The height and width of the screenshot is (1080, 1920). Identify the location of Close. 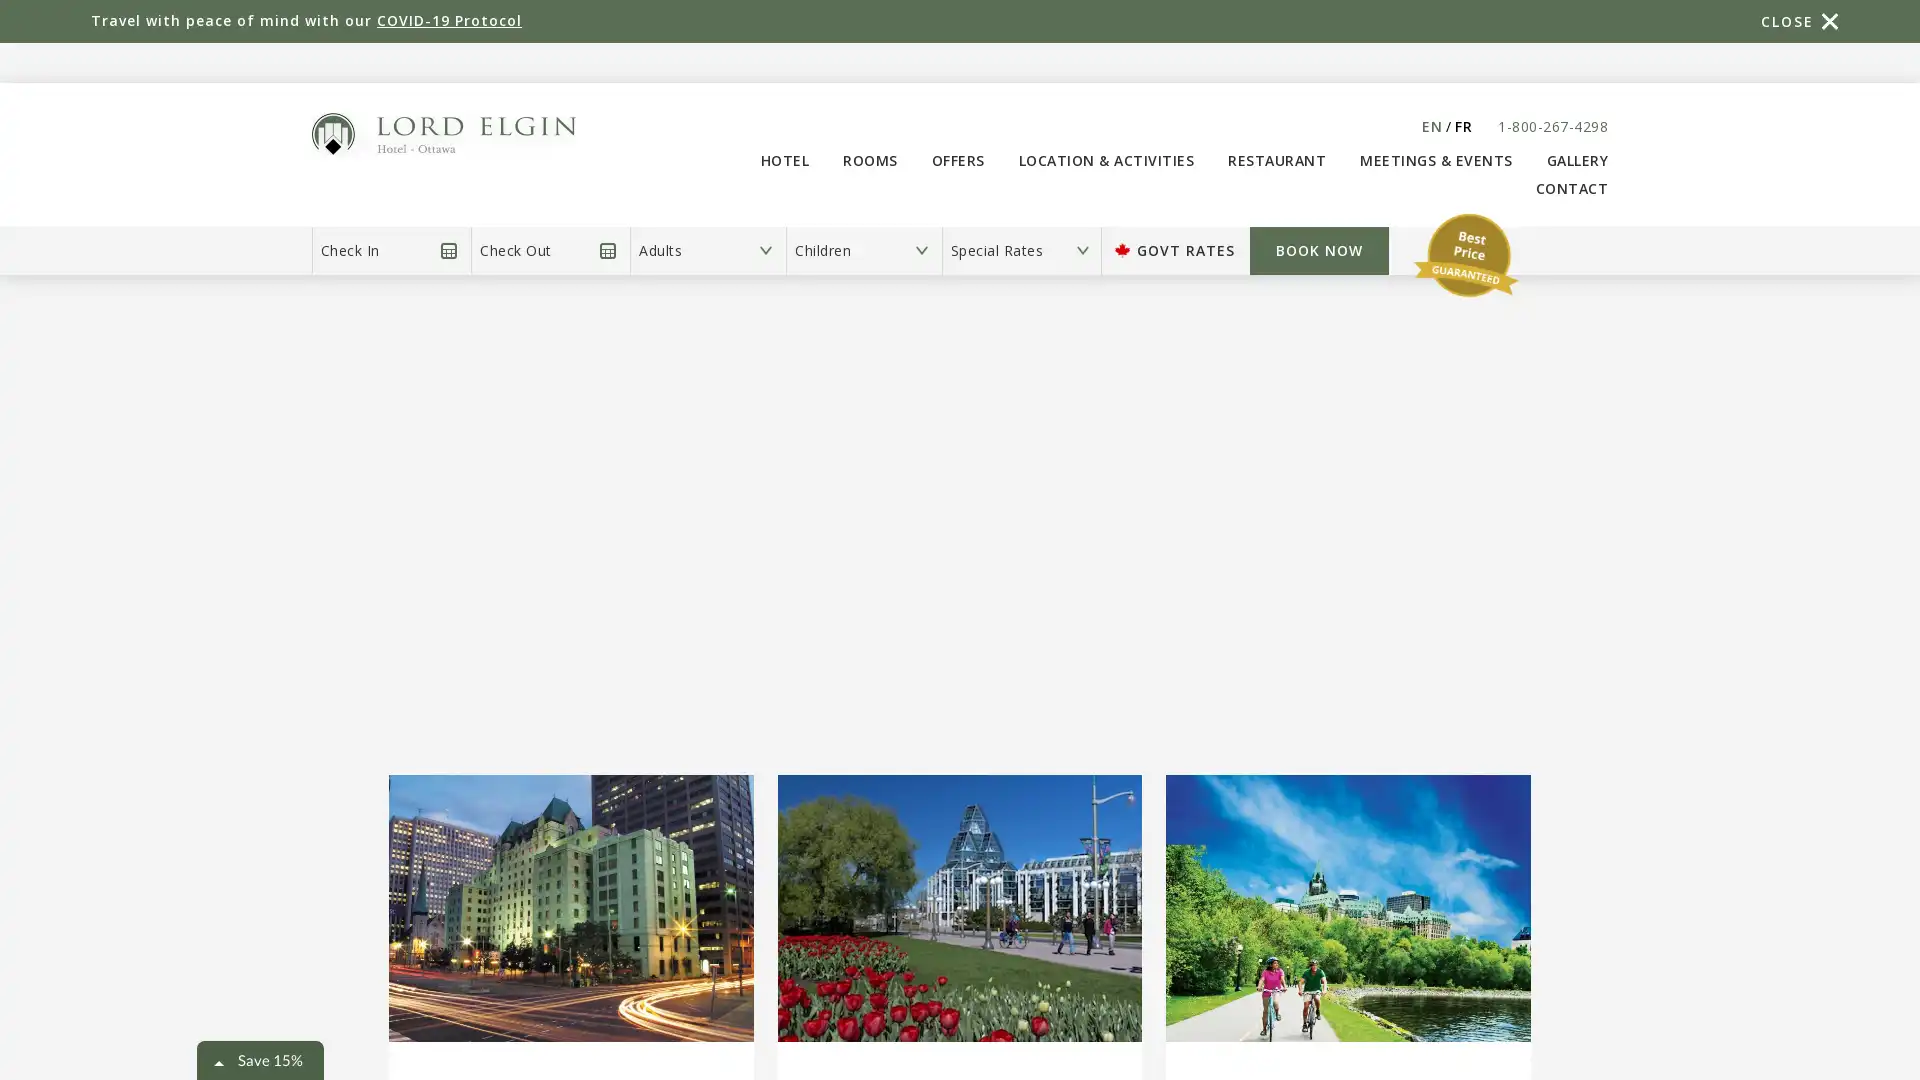
(1181, 142).